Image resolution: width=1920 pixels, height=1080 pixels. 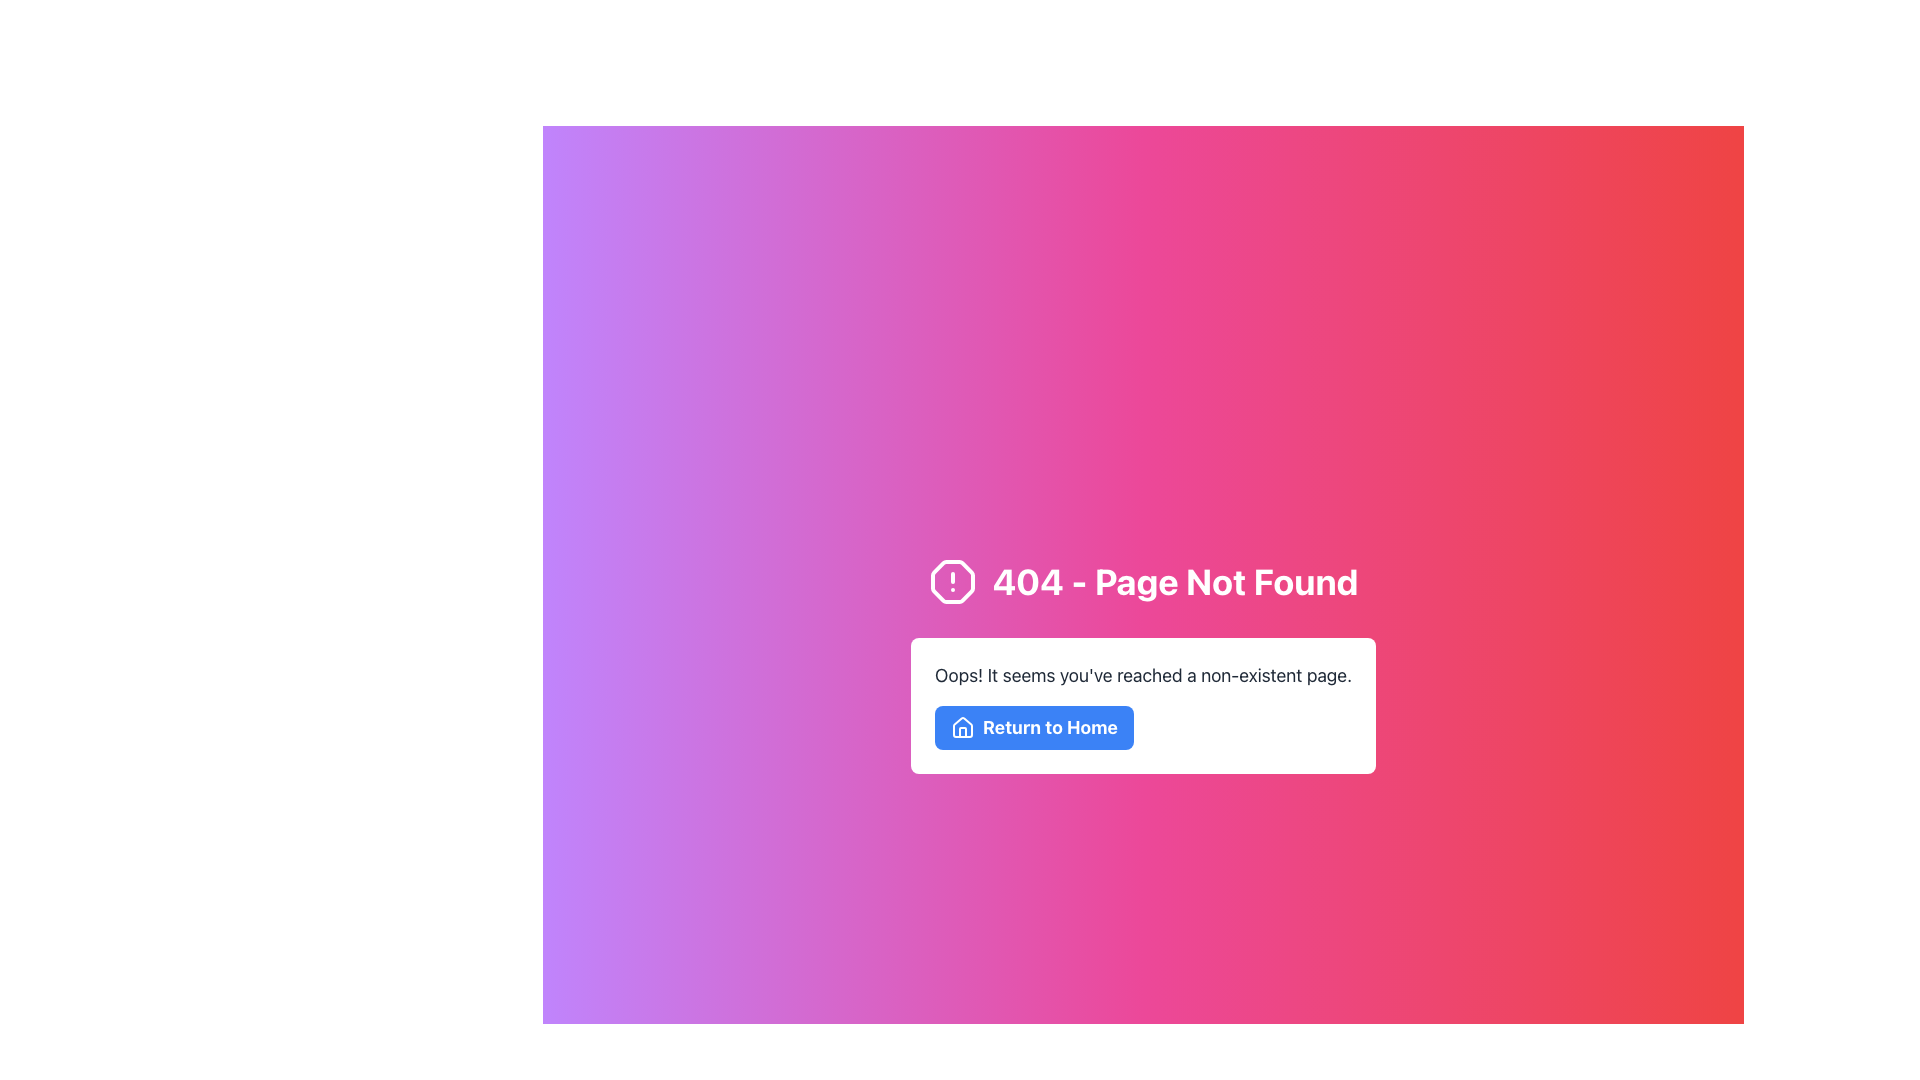 I want to click on the 'Return to Home' button with a blue background and a house icon, so click(x=1034, y=728).